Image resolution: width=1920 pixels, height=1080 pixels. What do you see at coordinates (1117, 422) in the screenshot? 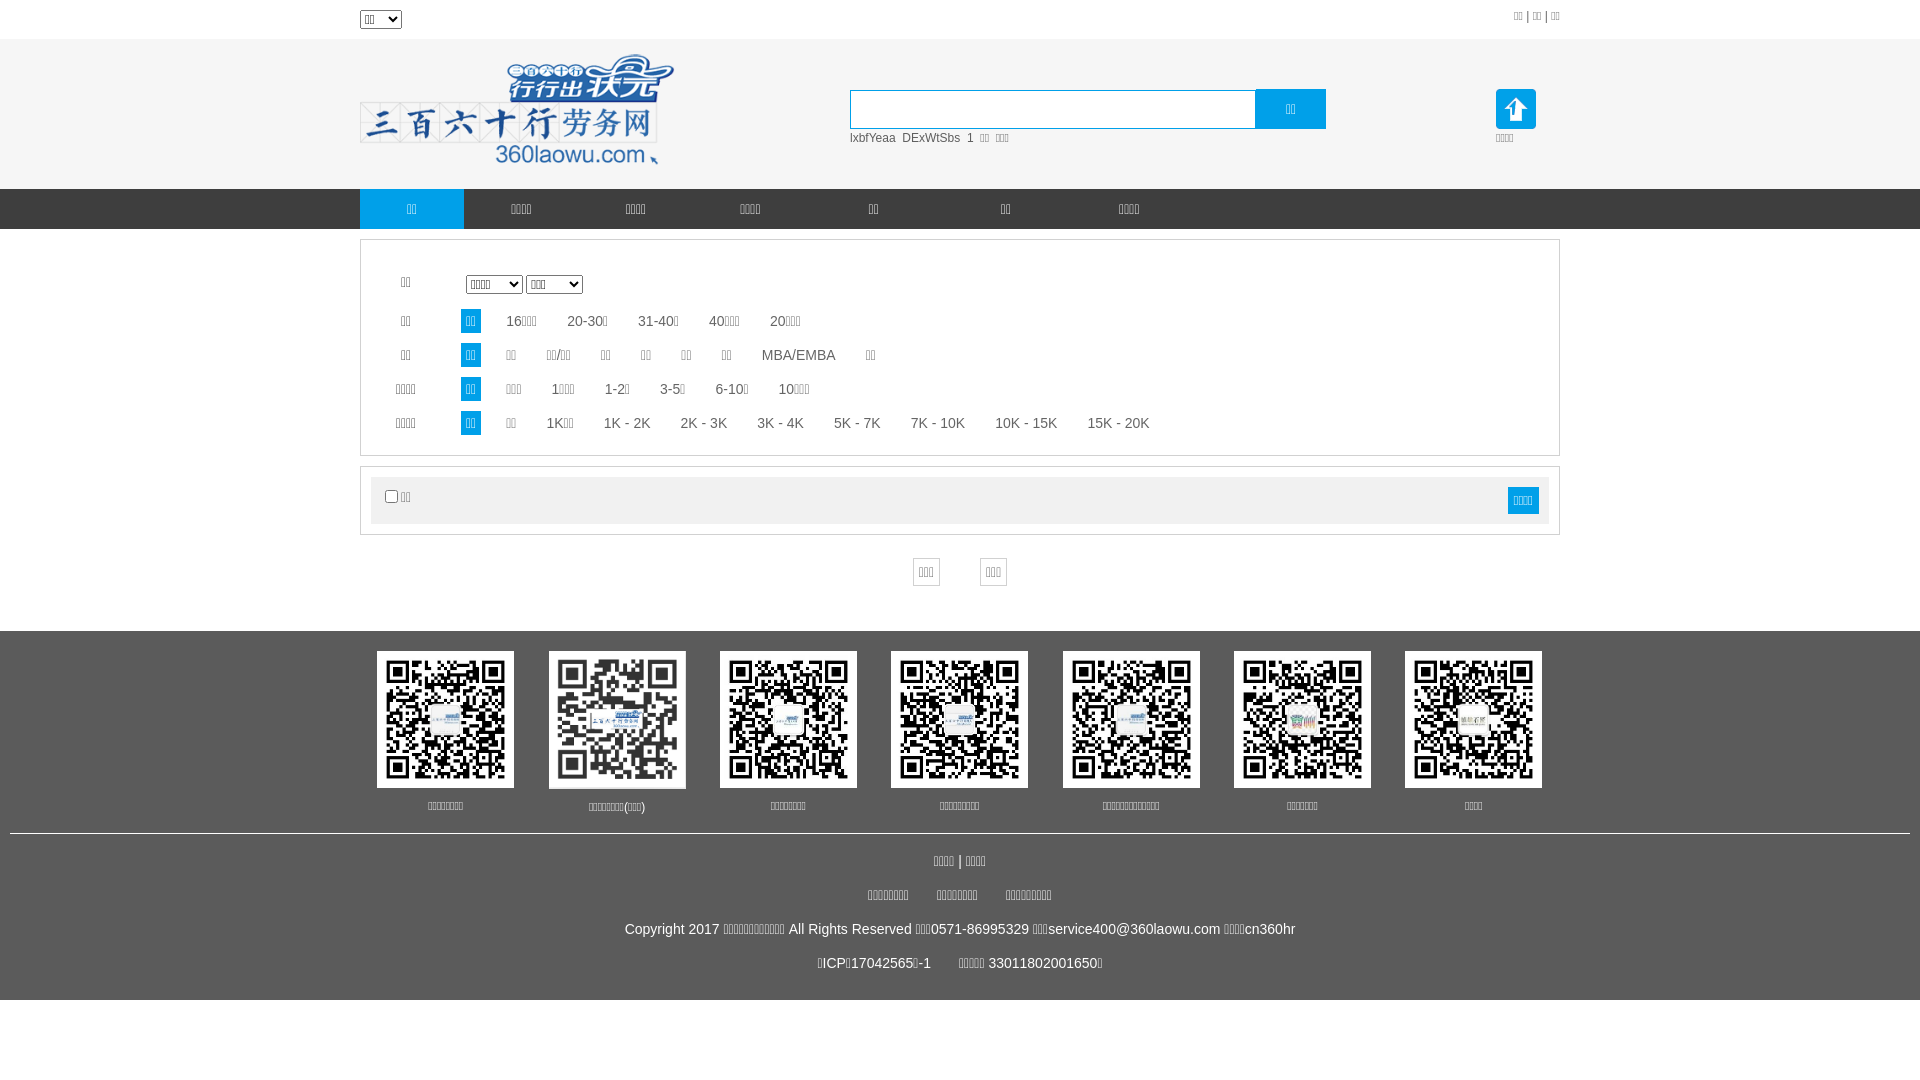
I see `'15K - 20K'` at bounding box center [1117, 422].